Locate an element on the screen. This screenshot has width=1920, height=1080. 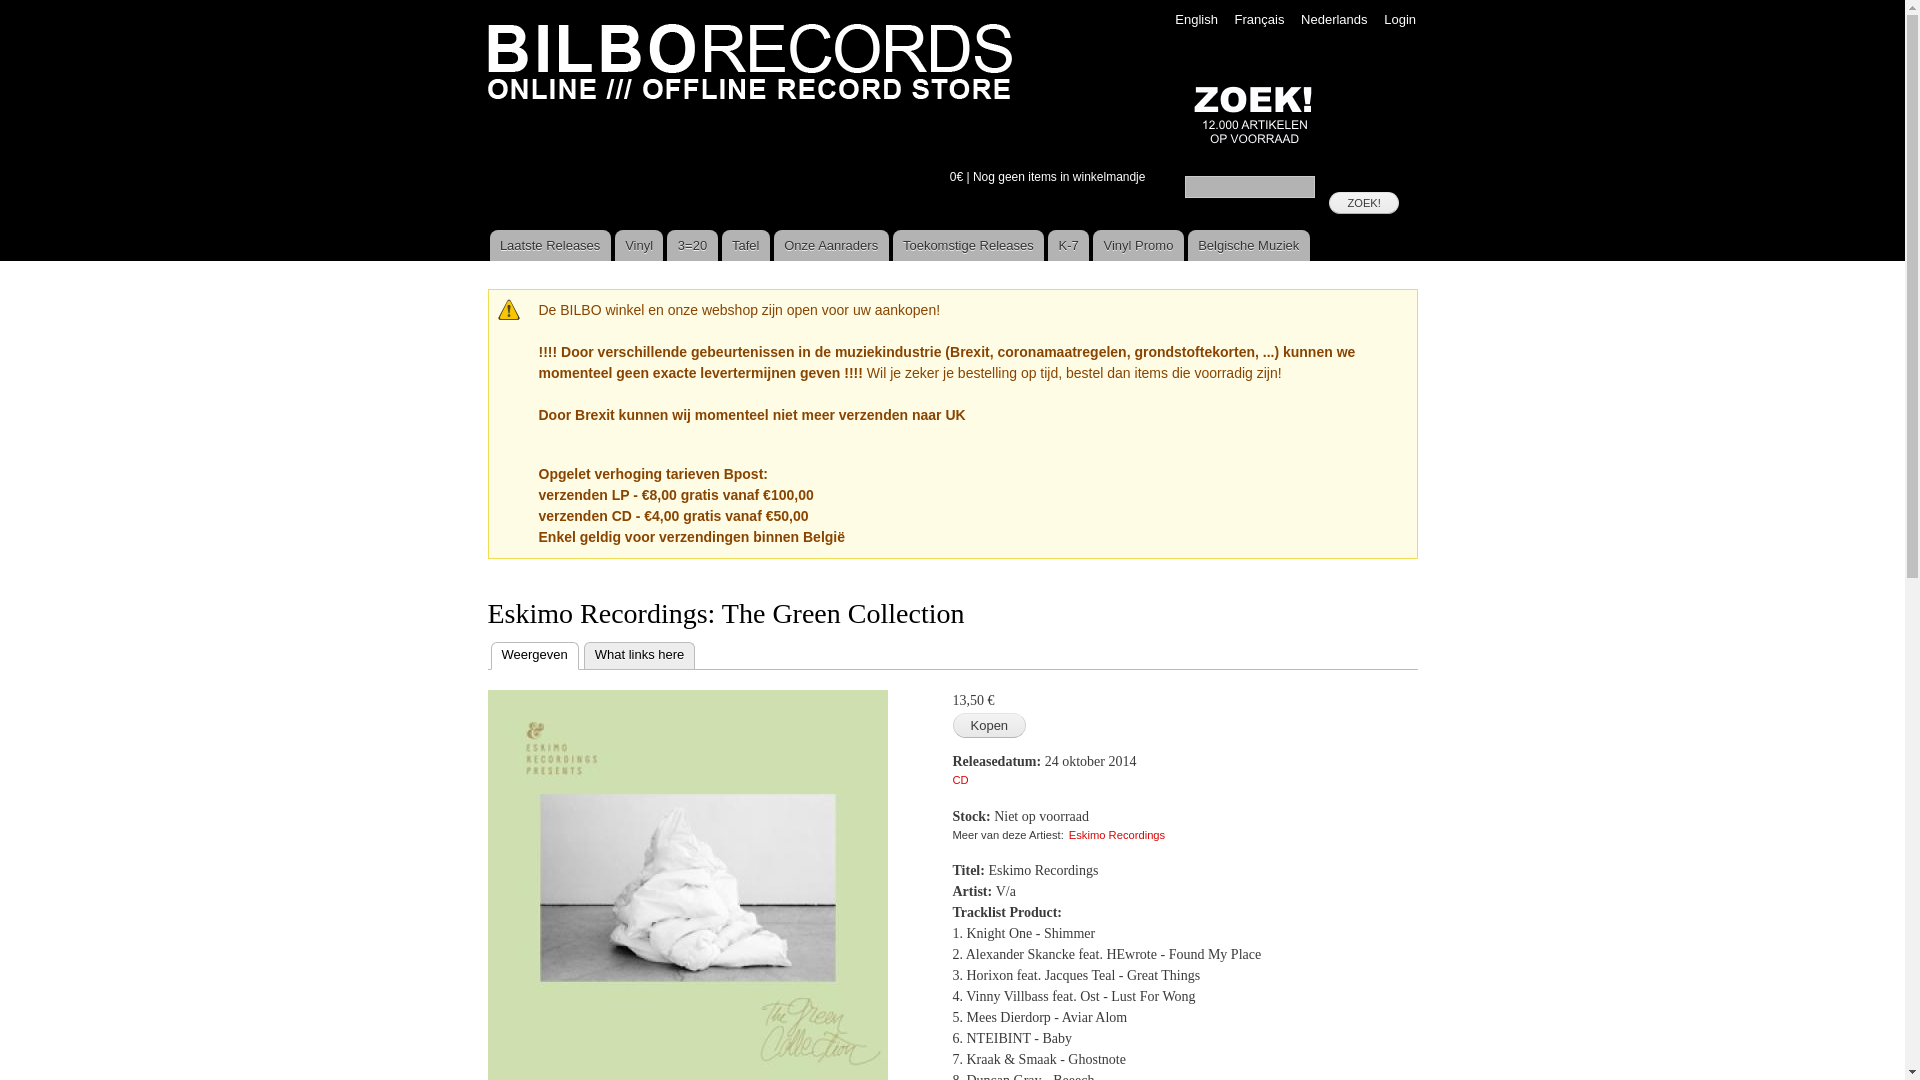
'CD' is located at coordinates (960, 778).